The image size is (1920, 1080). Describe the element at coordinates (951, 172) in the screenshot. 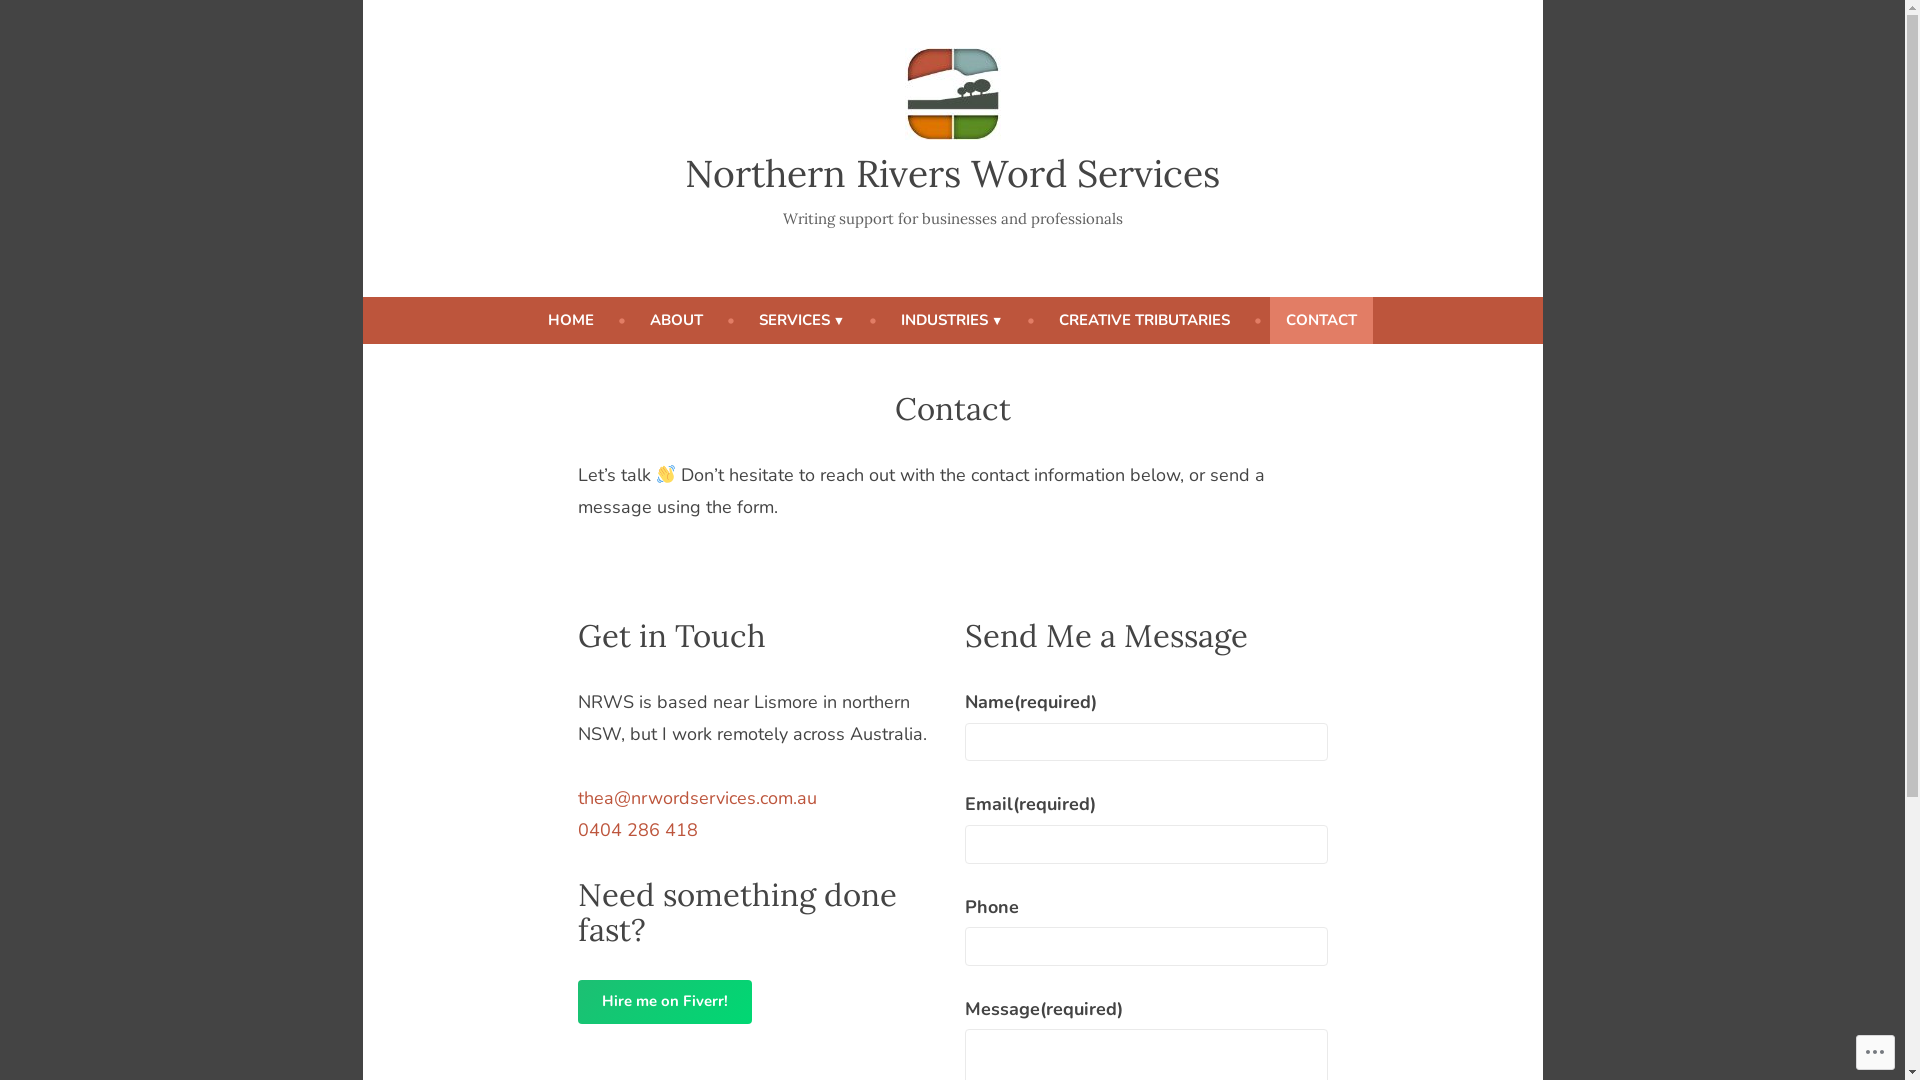

I see `'Northern Rivers Word Services'` at that location.